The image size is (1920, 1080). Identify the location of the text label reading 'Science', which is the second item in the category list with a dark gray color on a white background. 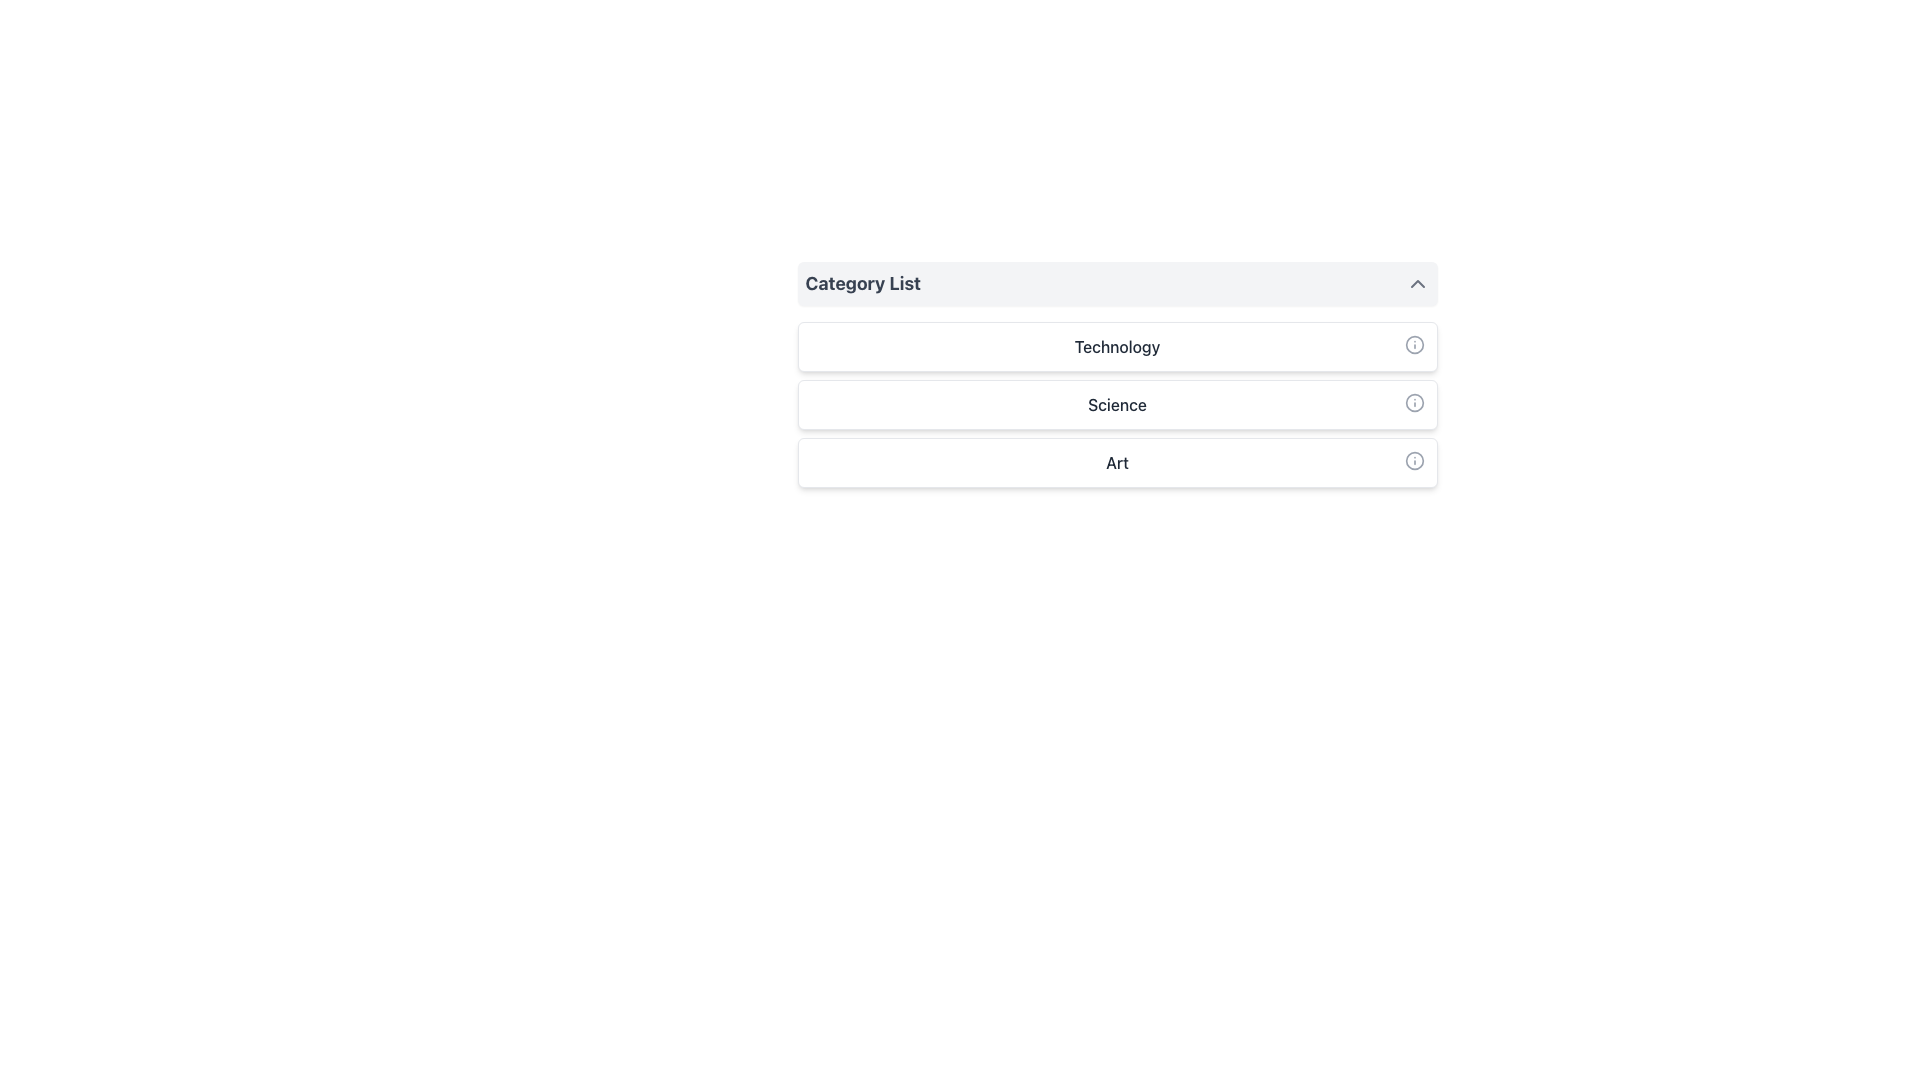
(1116, 405).